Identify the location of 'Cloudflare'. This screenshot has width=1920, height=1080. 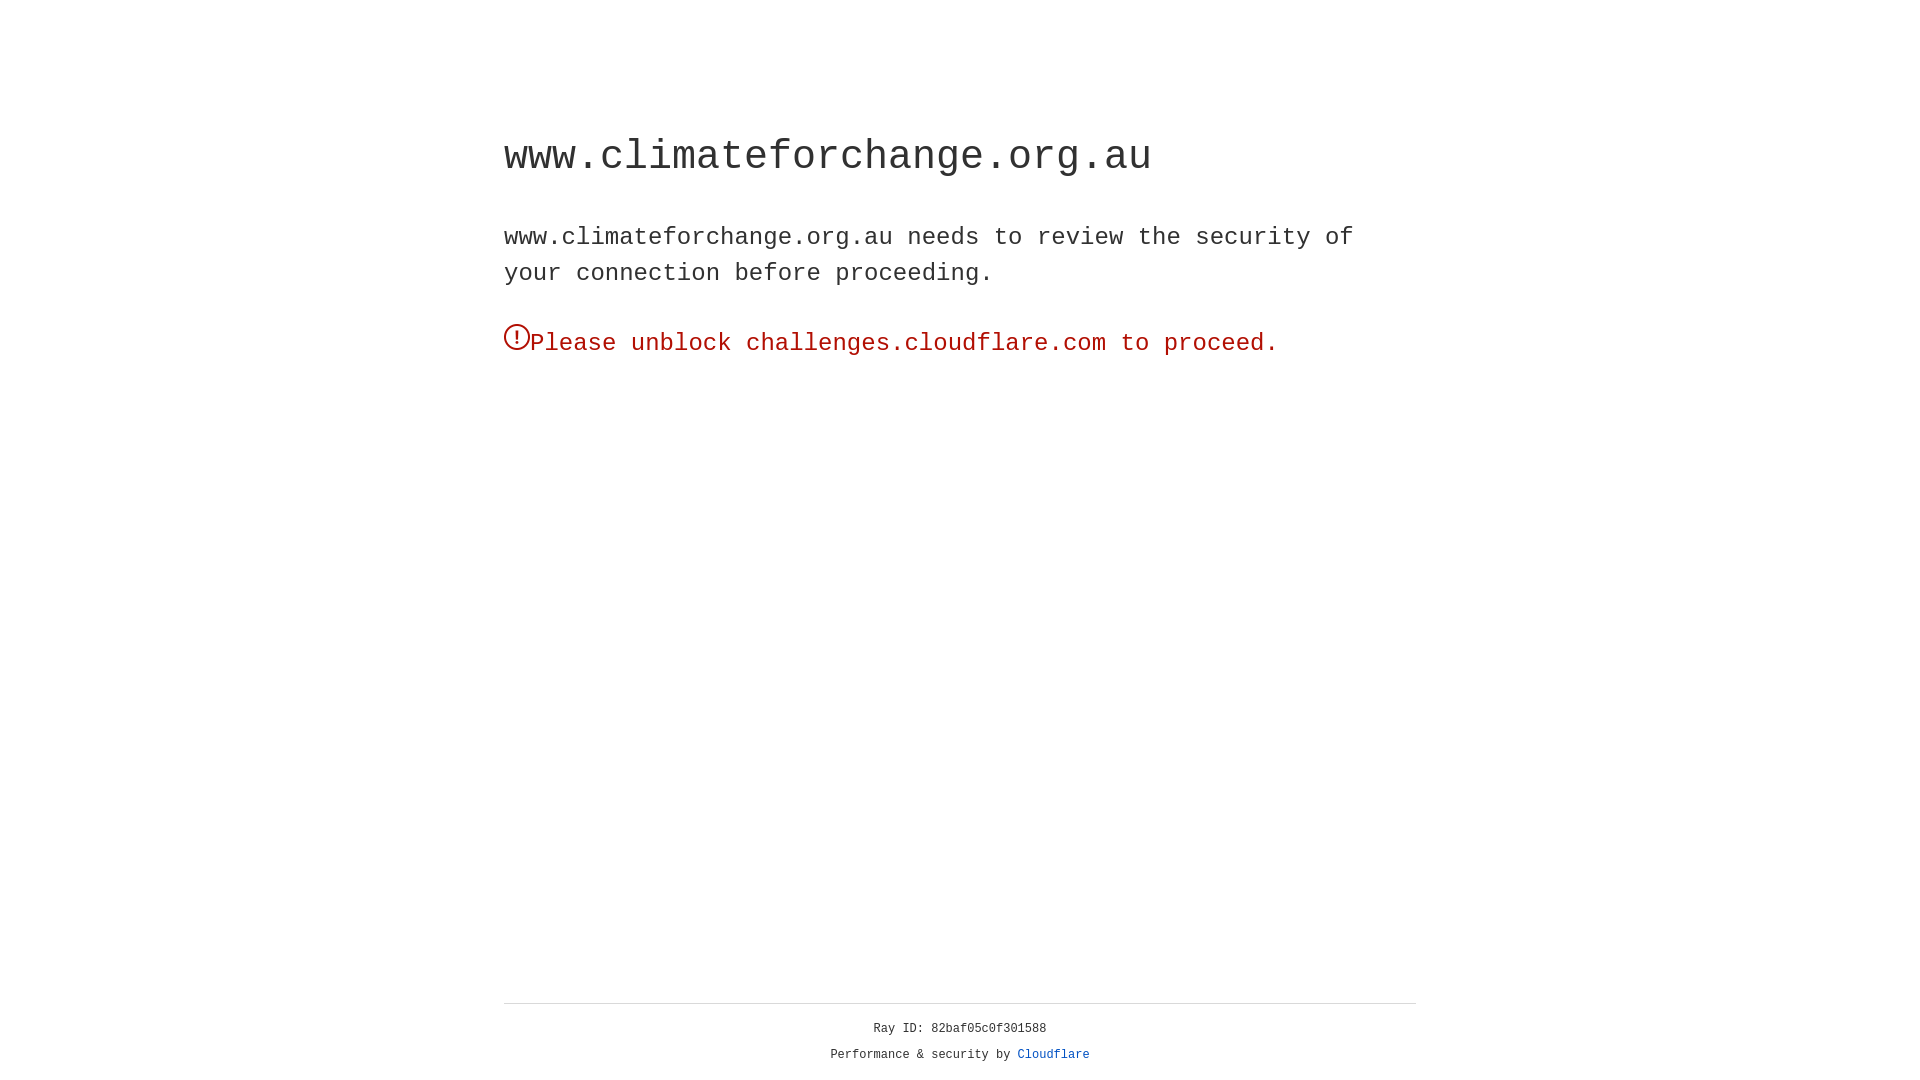
(1053, 1054).